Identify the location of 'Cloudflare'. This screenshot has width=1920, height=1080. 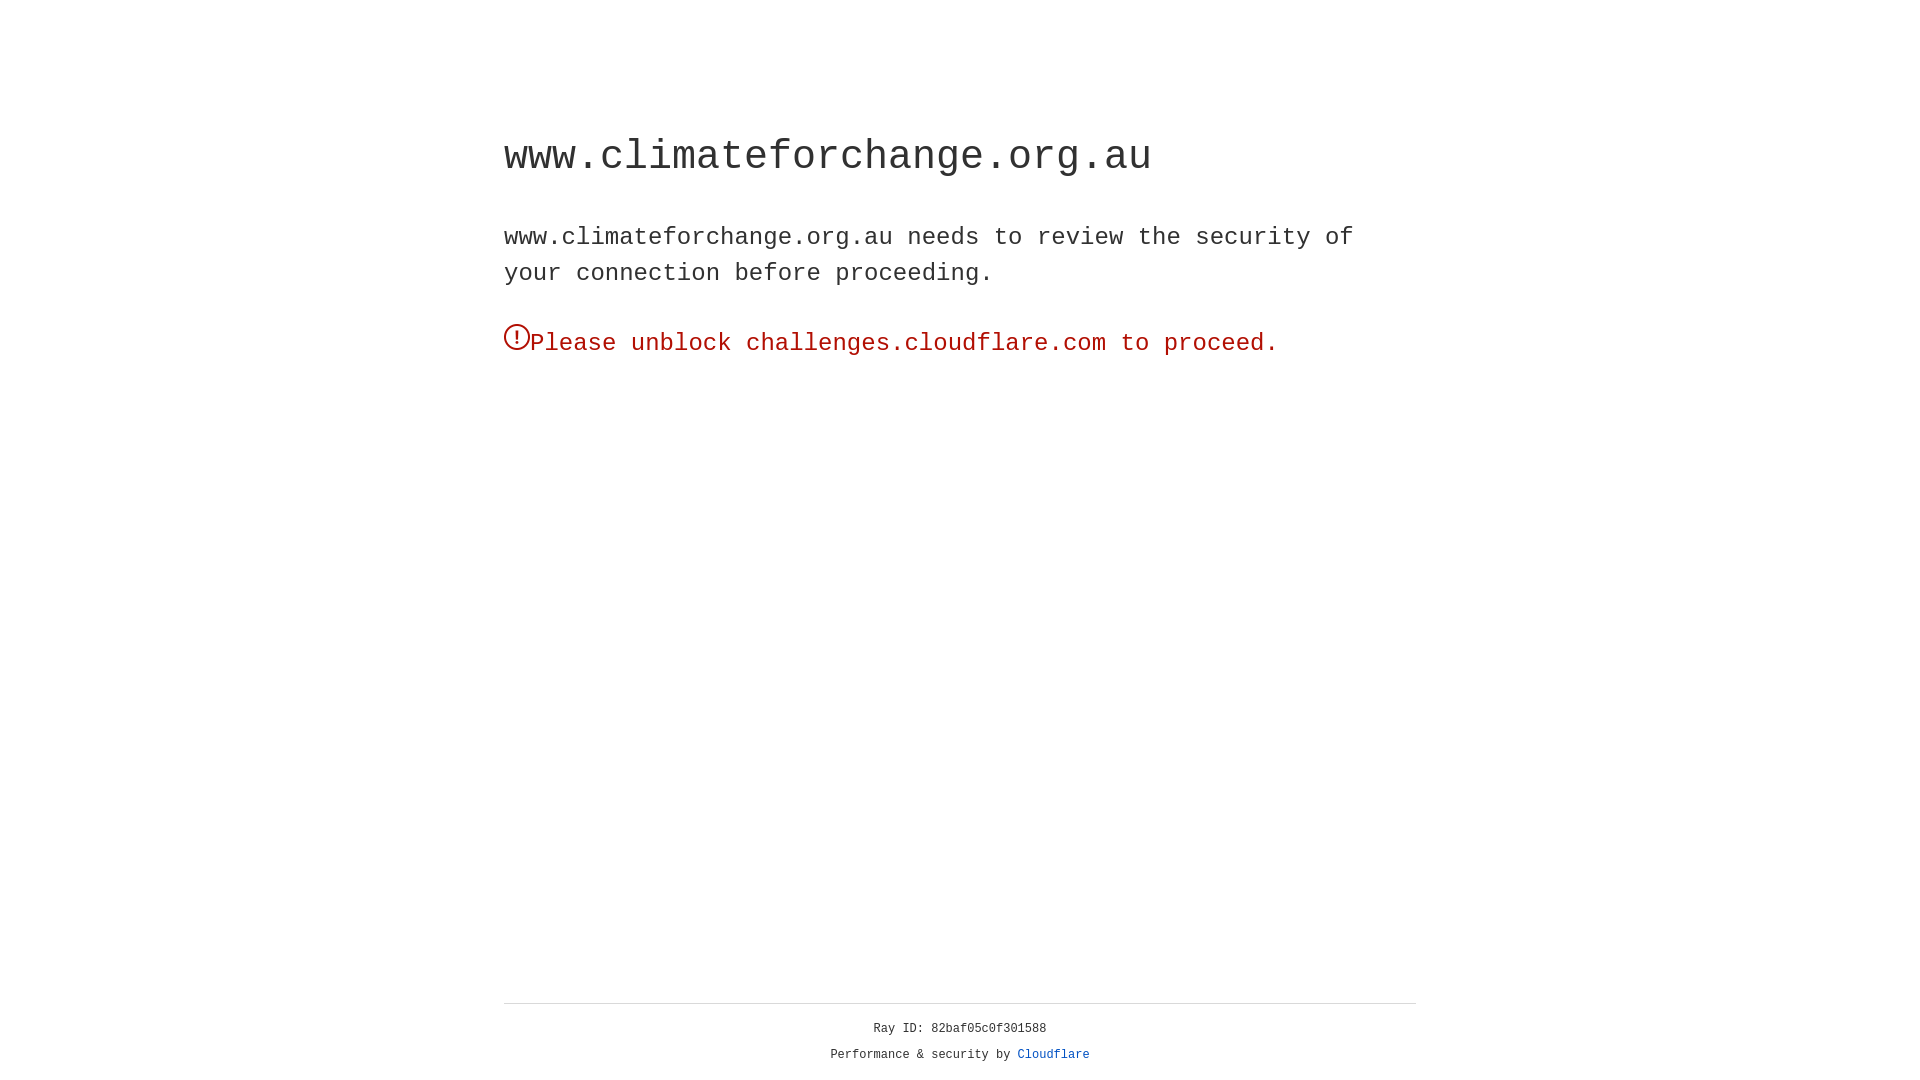
(1053, 1054).